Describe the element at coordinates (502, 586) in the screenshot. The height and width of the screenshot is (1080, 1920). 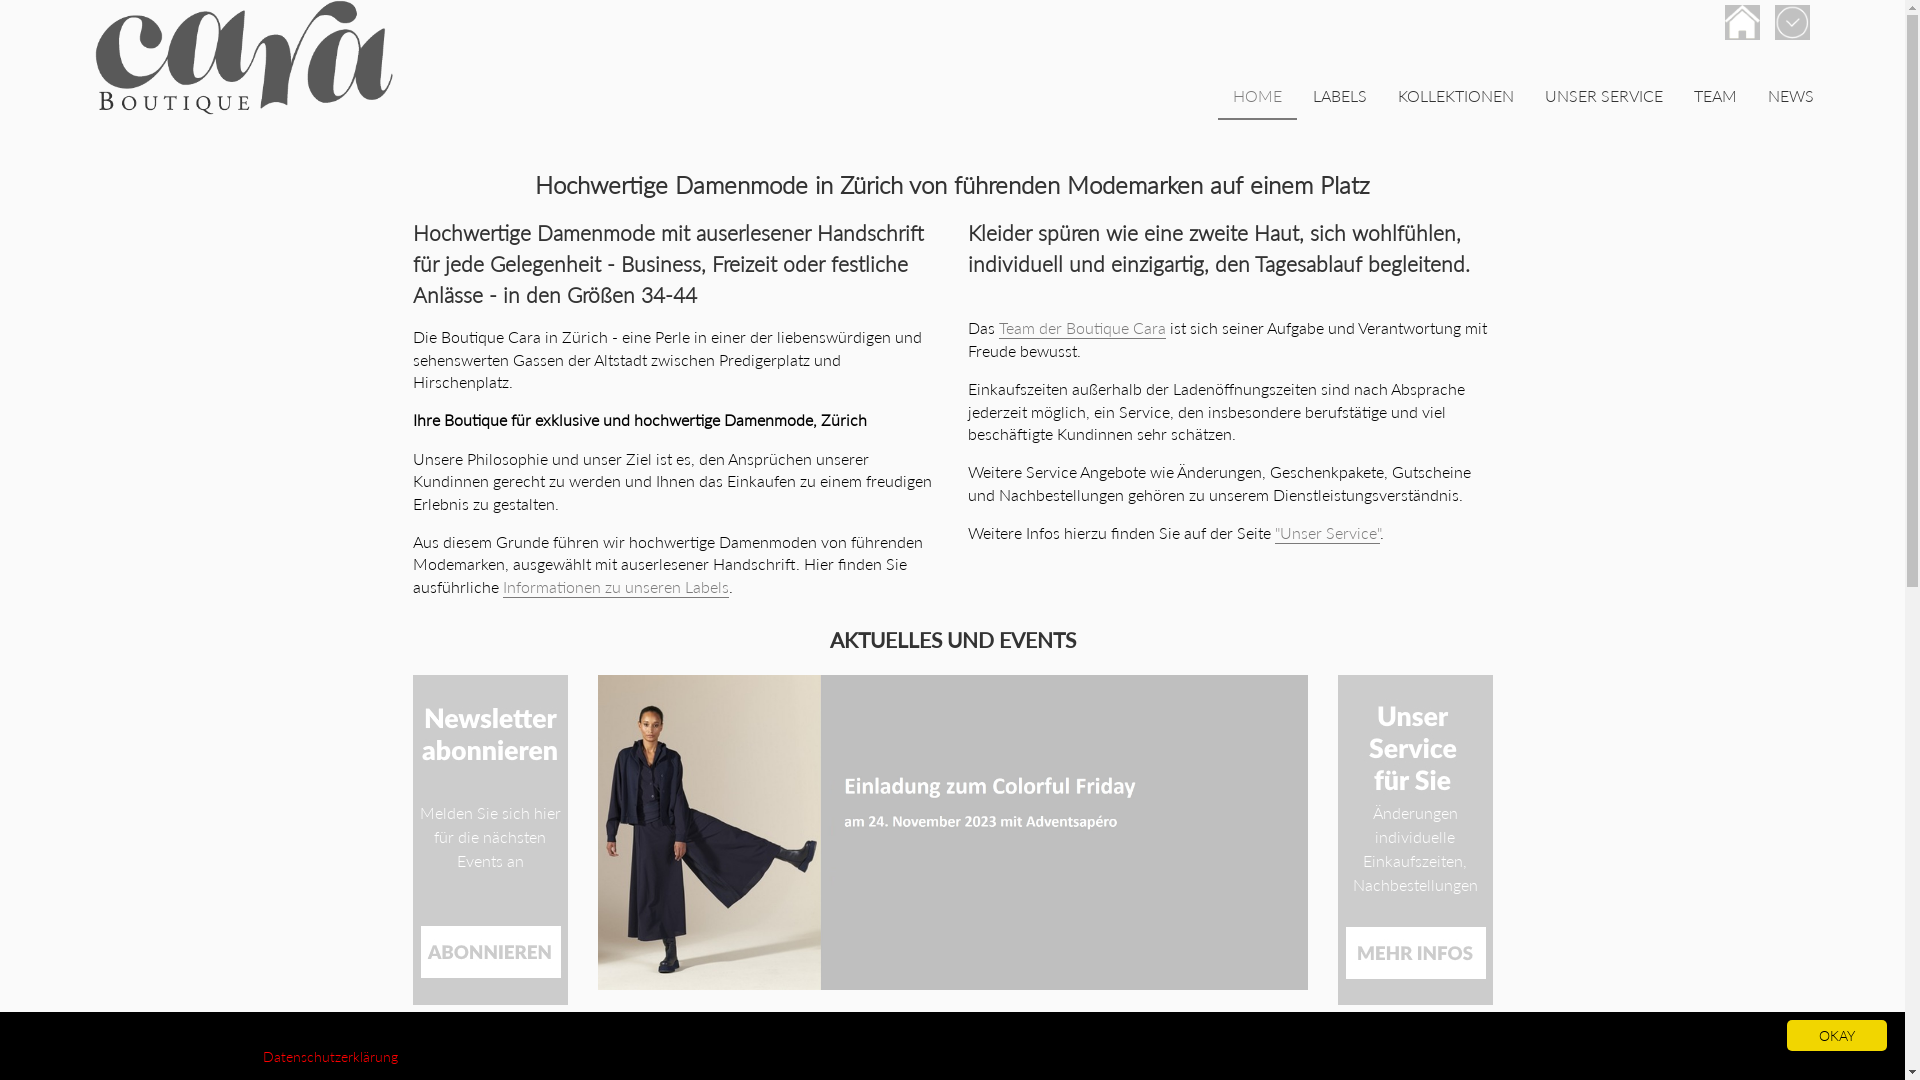
I see `'Informationen zu unseren Labels'` at that location.